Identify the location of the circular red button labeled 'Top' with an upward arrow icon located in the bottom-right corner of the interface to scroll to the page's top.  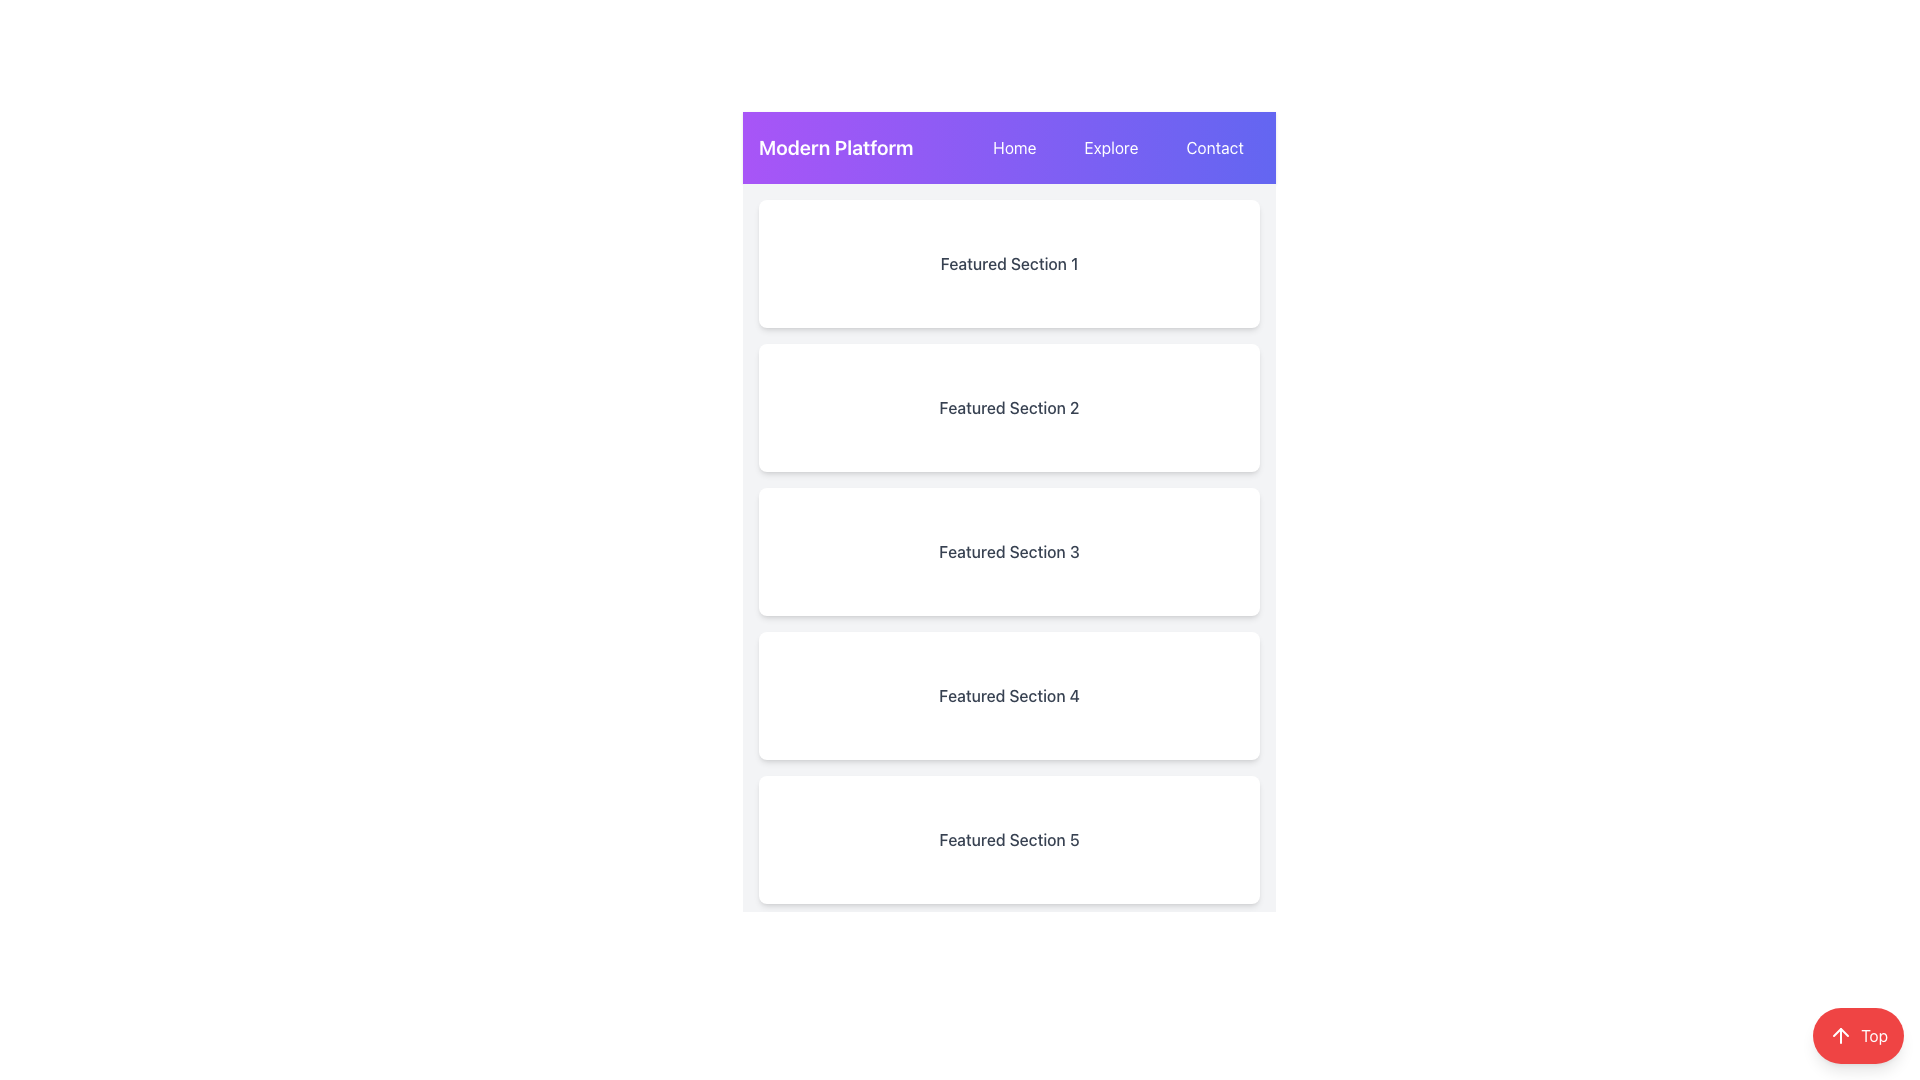
(1857, 1035).